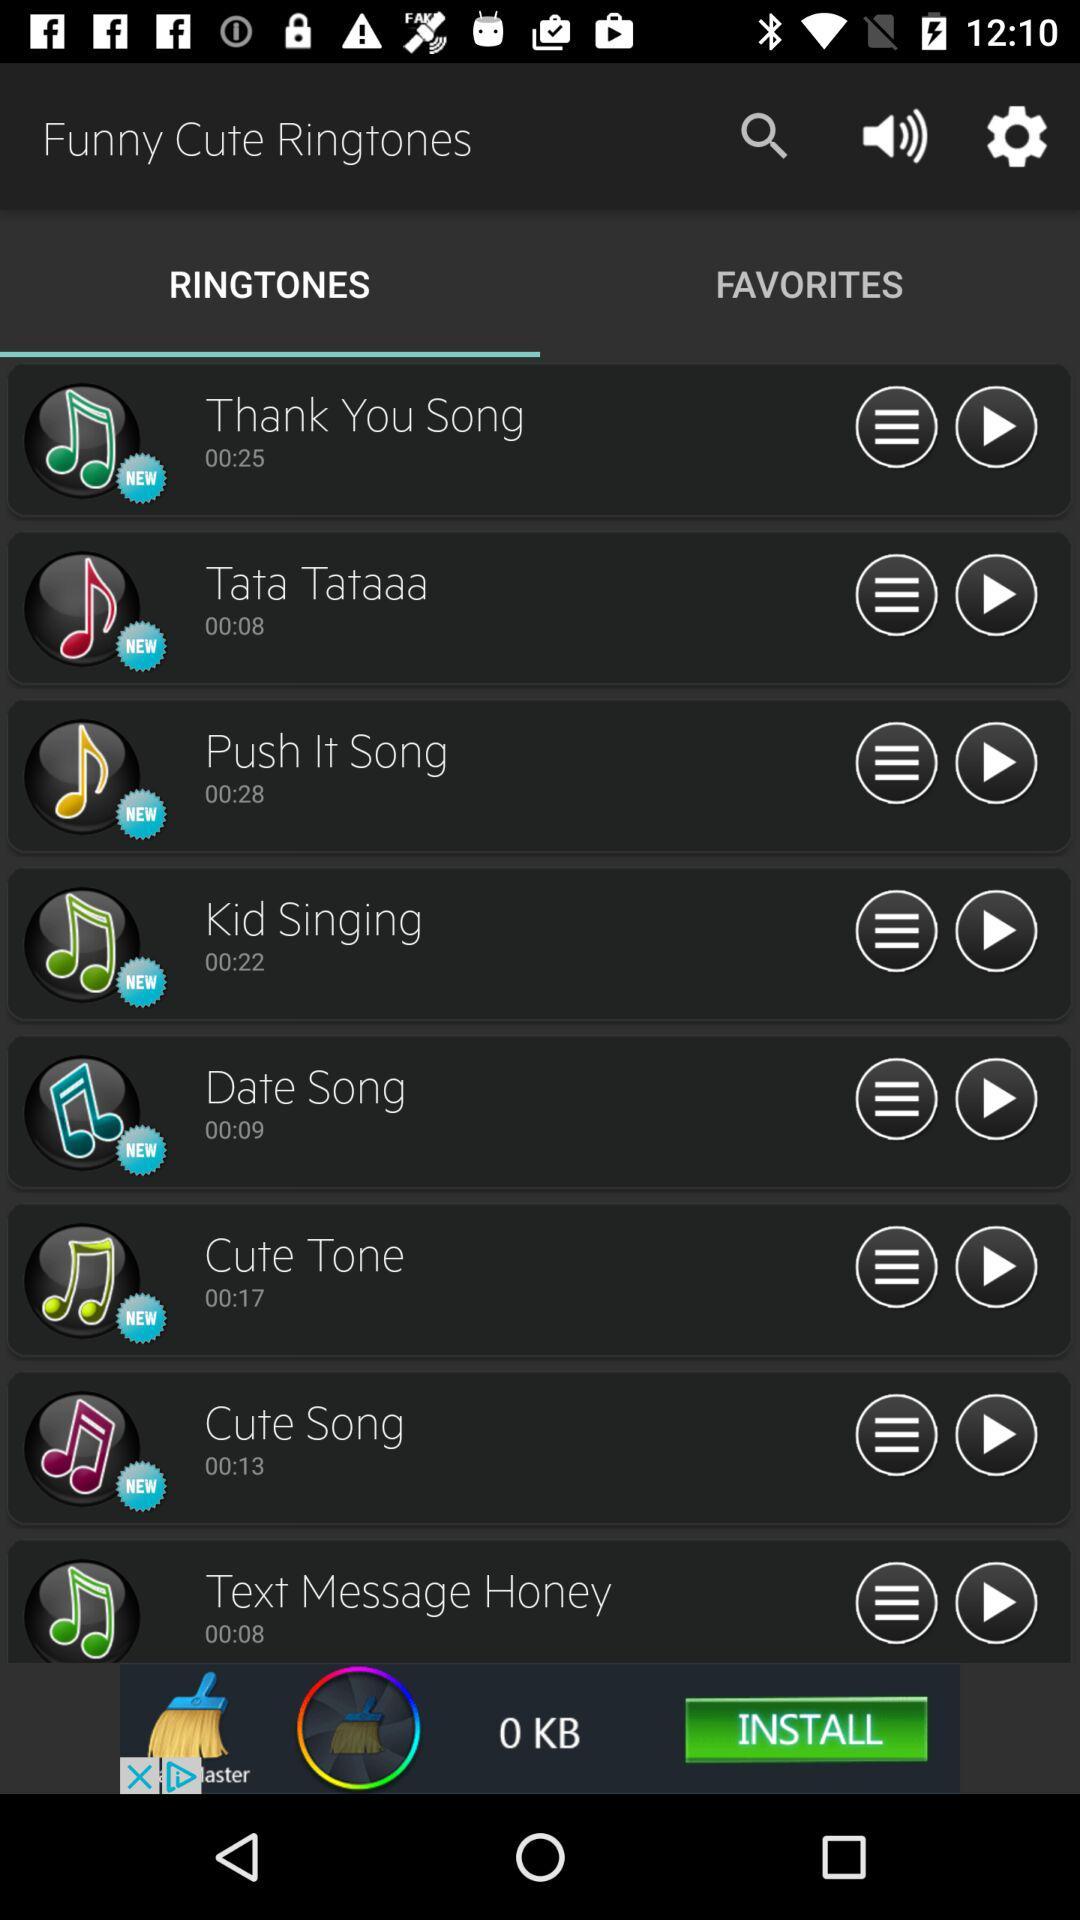 Image resolution: width=1080 pixels, height=1920 pixels. I want to click on switch play option, so click(995, 1267).